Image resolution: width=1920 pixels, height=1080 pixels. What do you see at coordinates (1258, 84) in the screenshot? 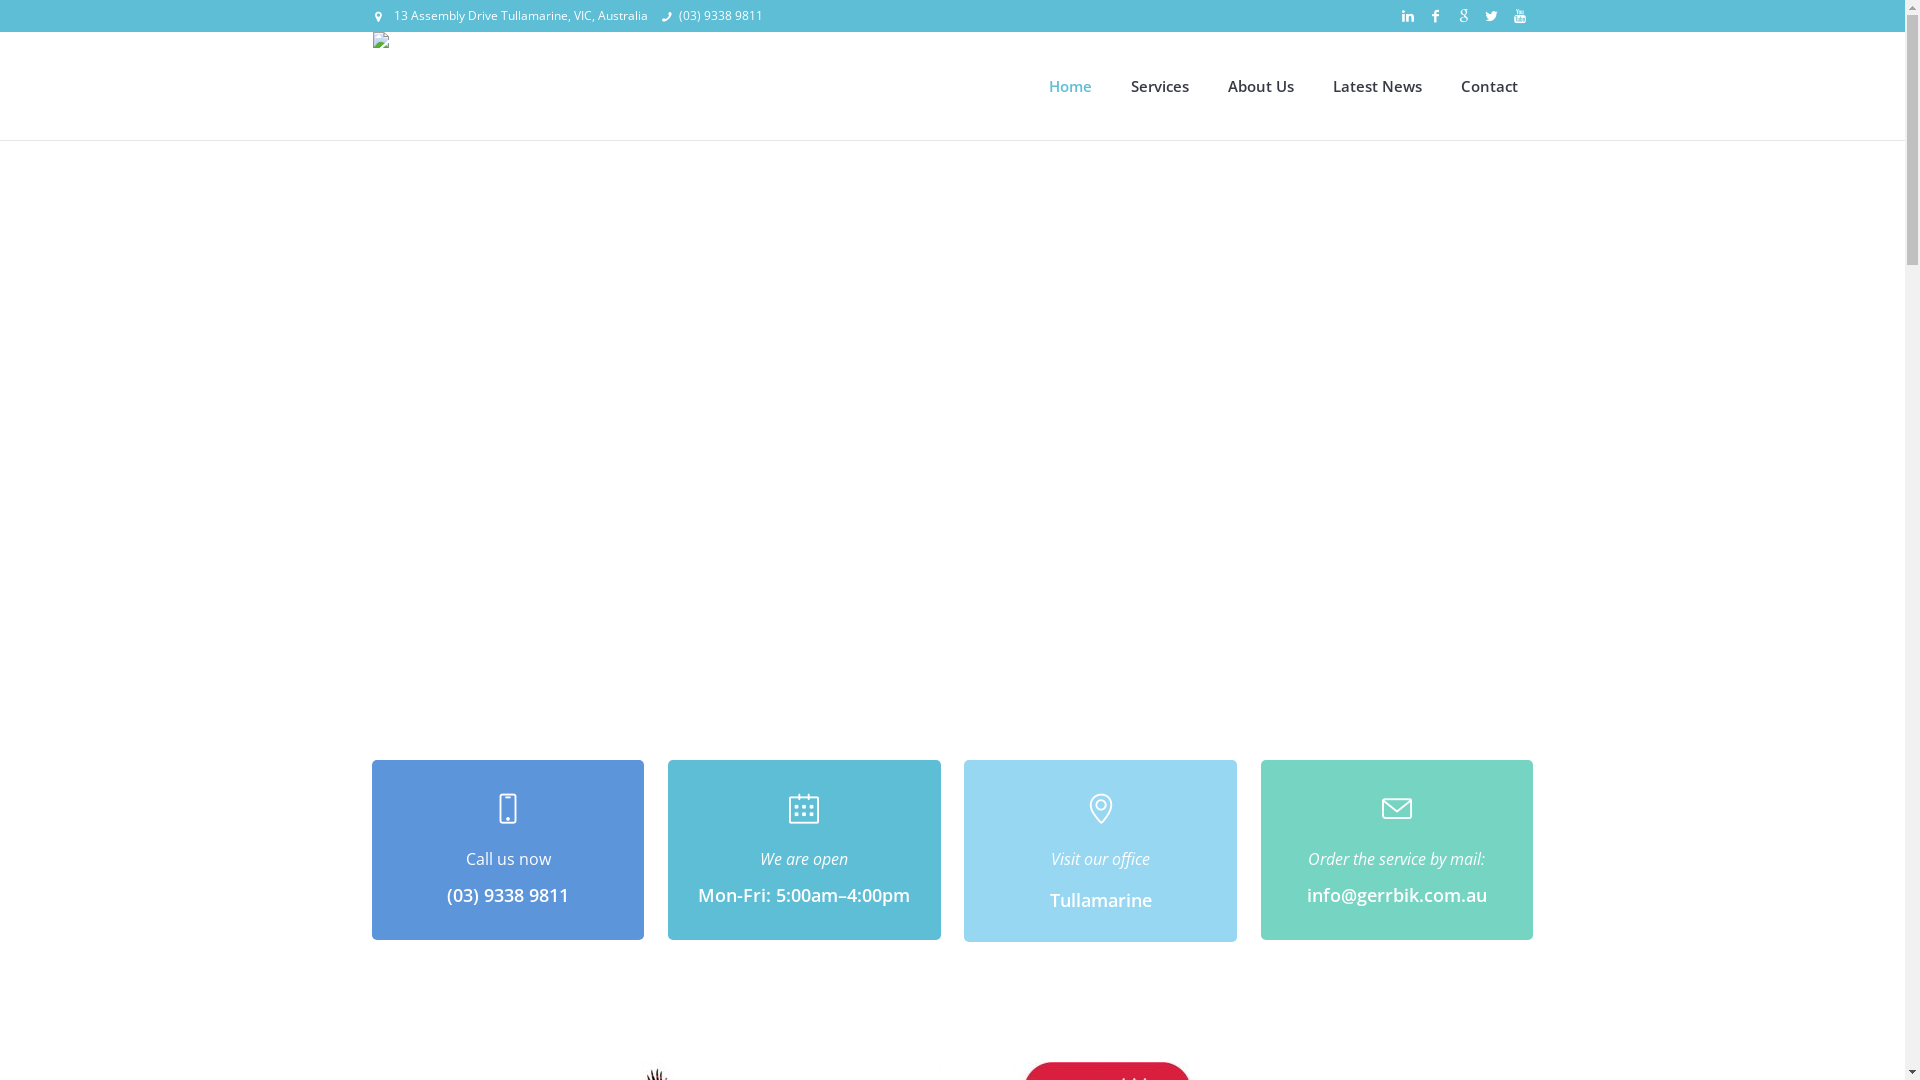
I see `'About Us'` at bounding box center [1258, 84].